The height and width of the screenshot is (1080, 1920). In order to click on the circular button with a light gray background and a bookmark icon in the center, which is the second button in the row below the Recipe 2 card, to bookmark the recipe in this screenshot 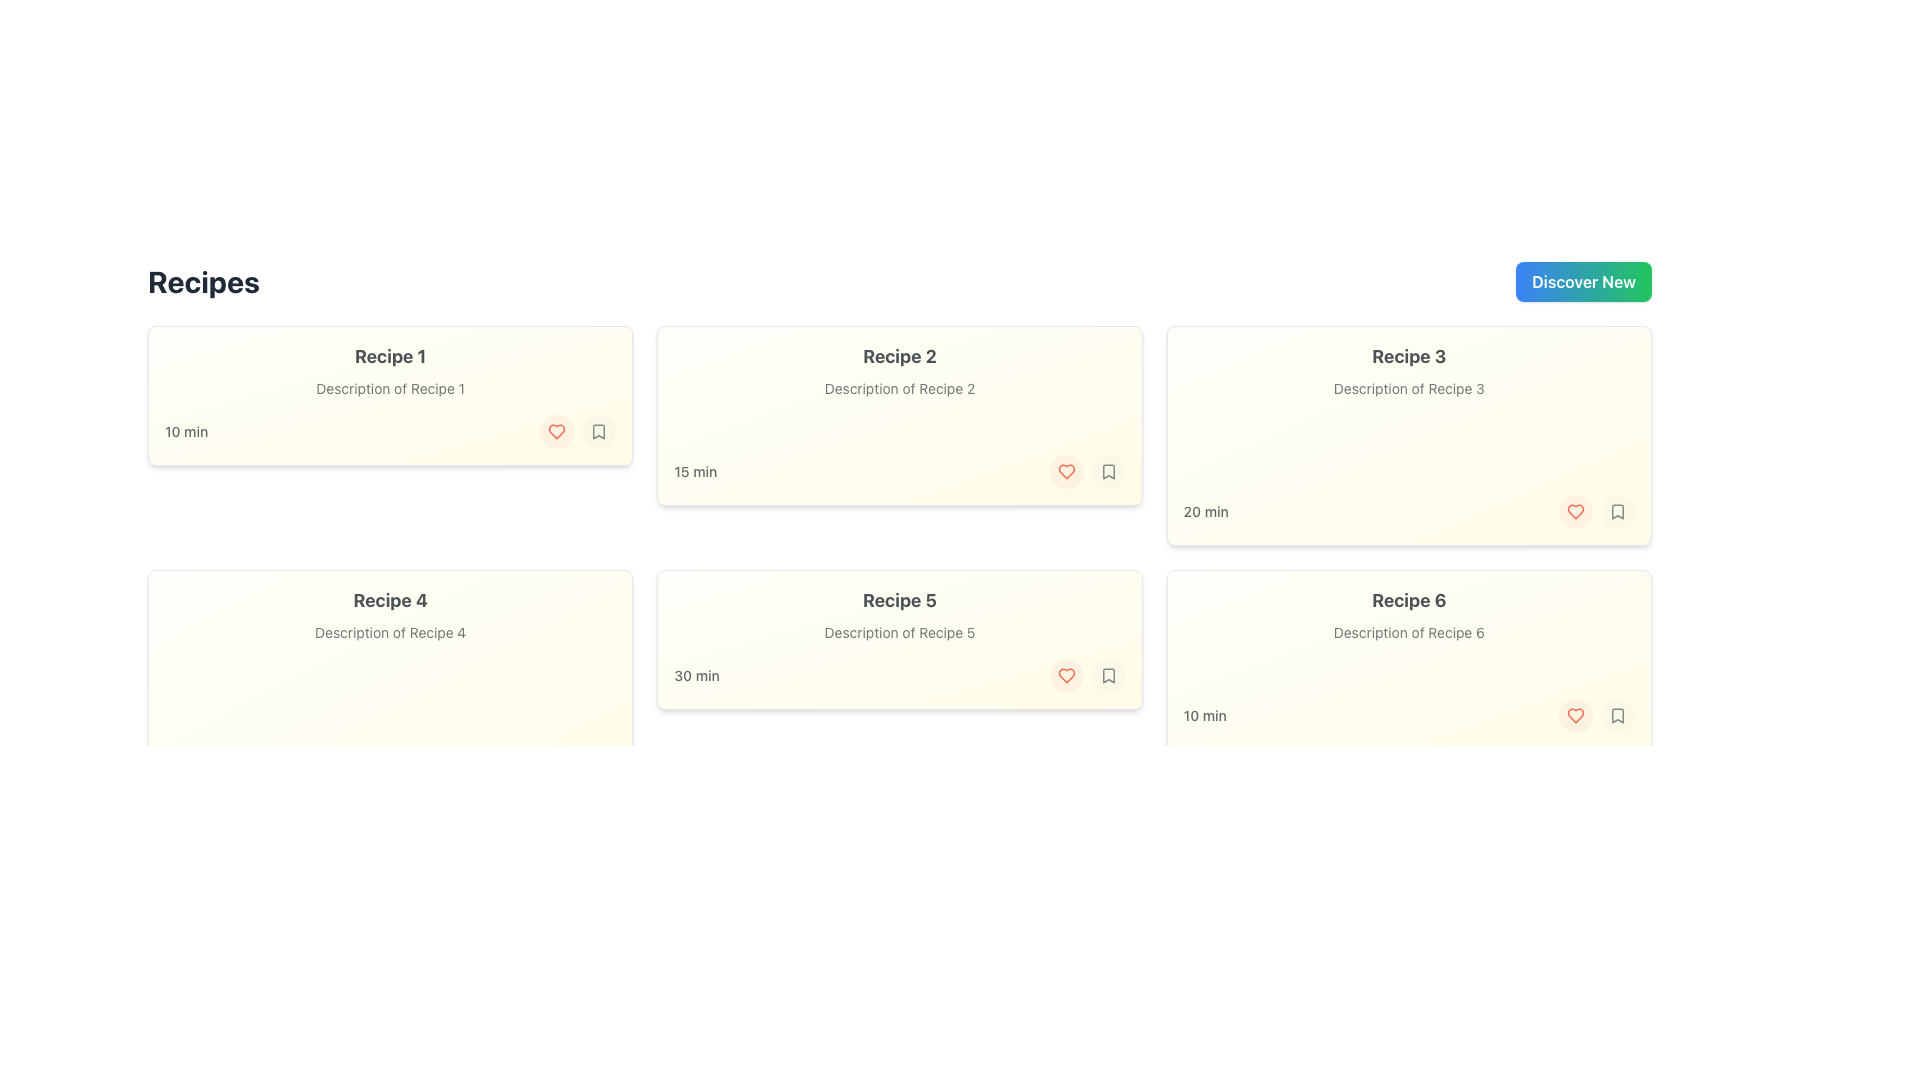, I will do `click(1107, 471)`.